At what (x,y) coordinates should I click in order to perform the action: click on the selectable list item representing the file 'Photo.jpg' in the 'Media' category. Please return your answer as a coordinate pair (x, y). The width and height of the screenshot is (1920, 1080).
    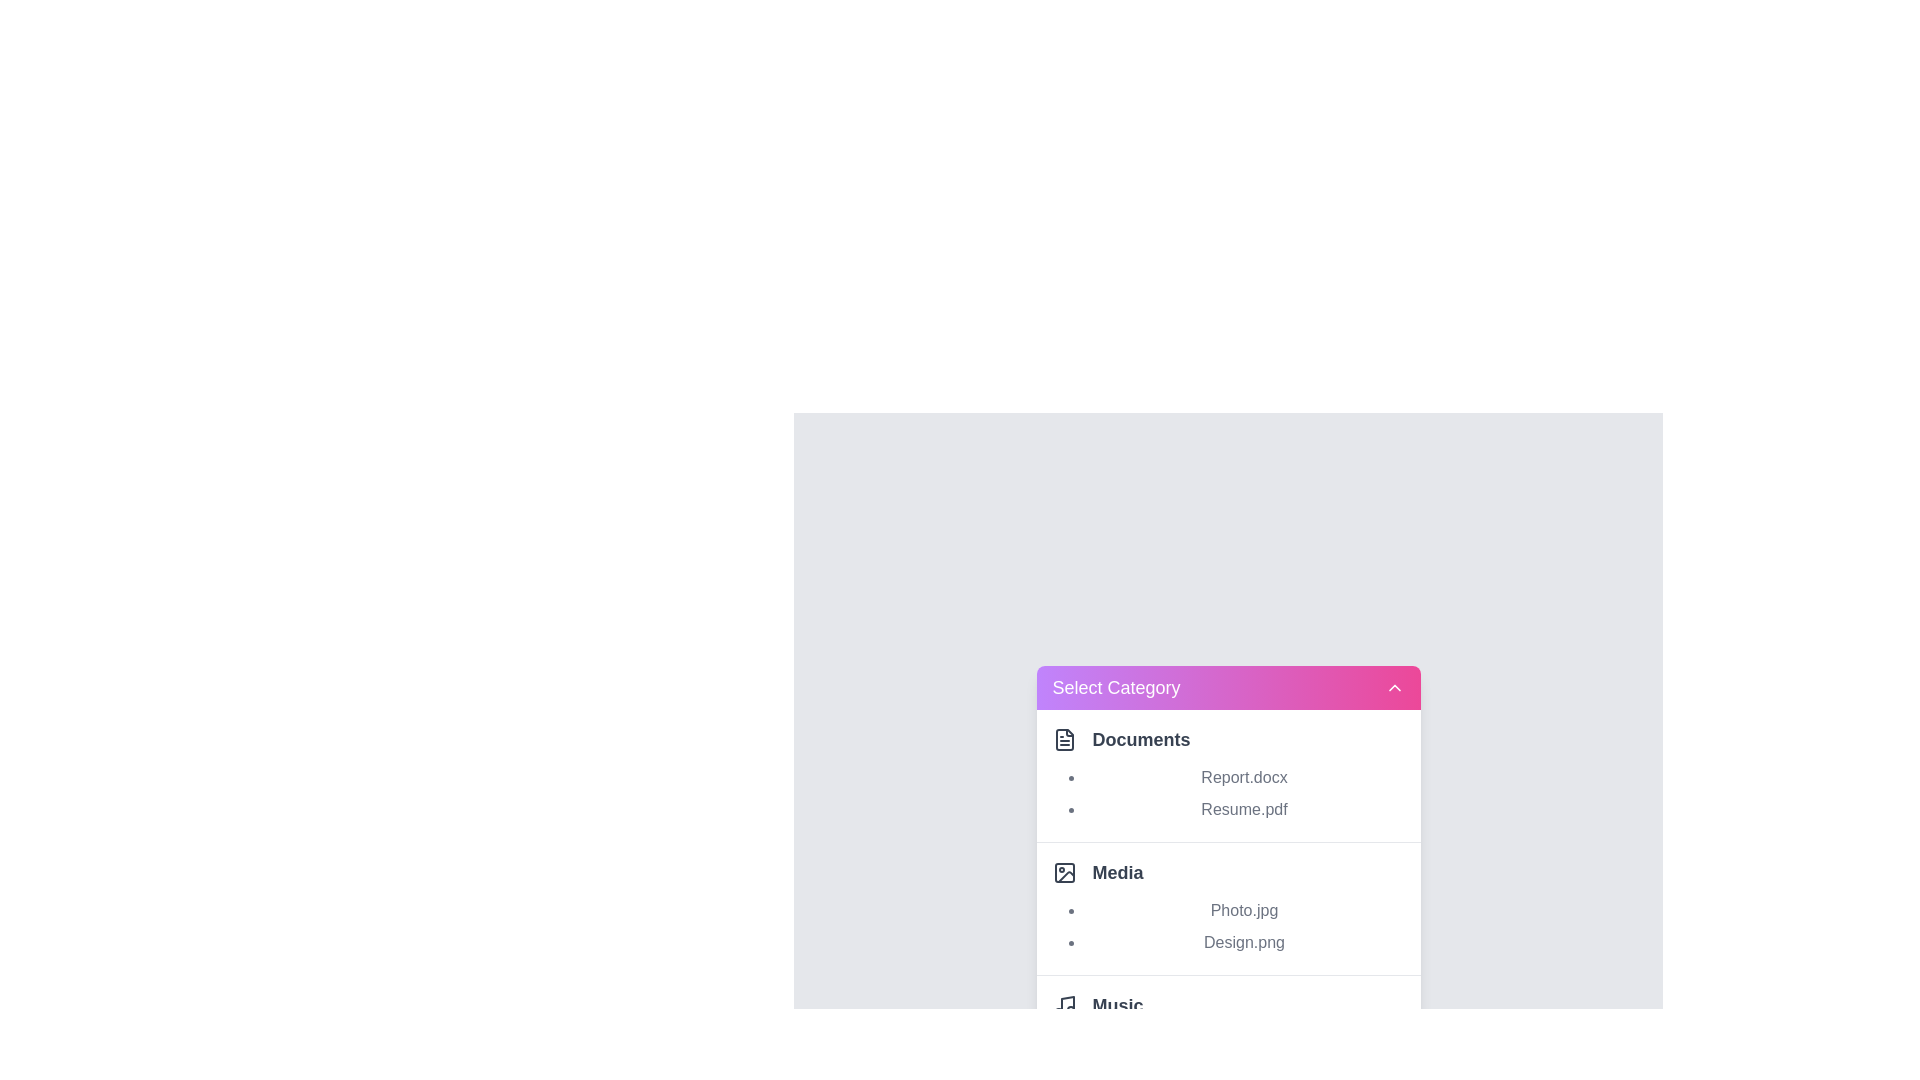
    Looking at the image, I should click on (1243, 910).